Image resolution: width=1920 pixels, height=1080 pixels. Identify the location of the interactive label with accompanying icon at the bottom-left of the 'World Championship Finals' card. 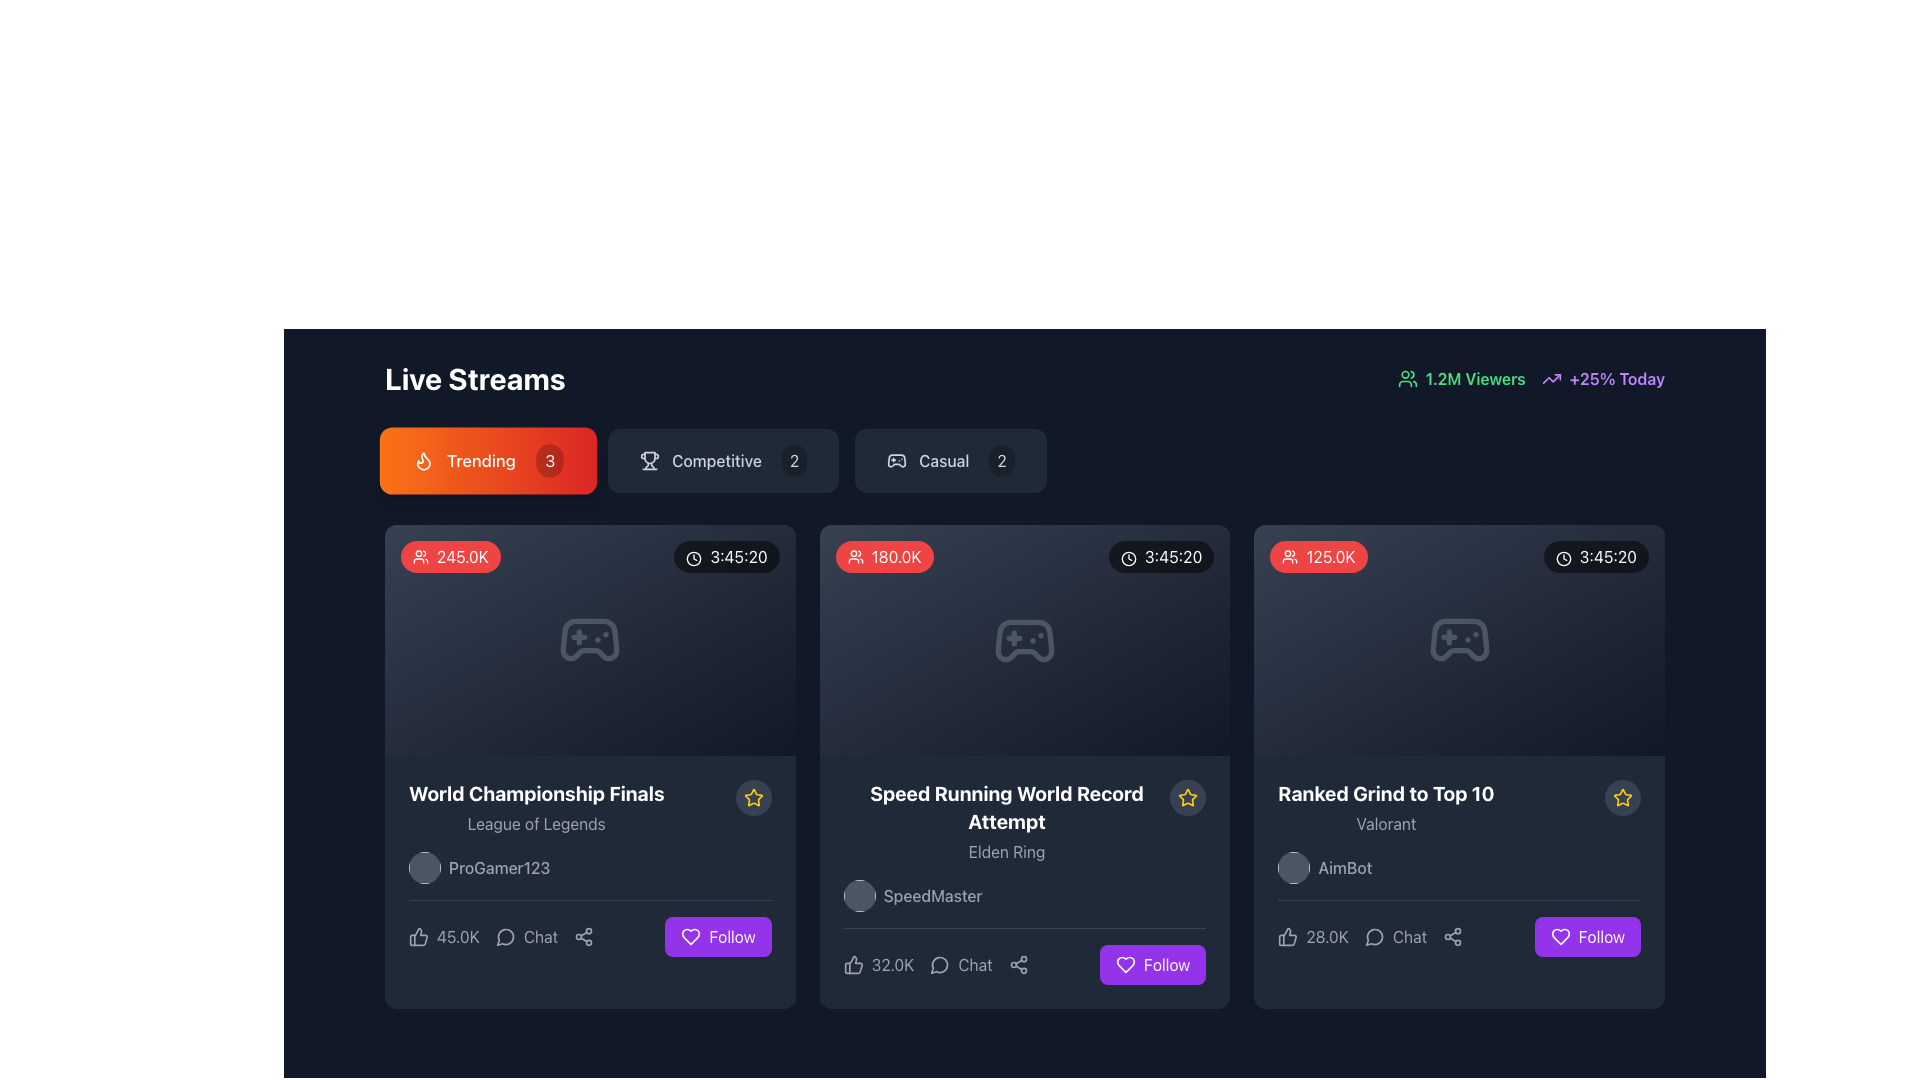
(501, 937).